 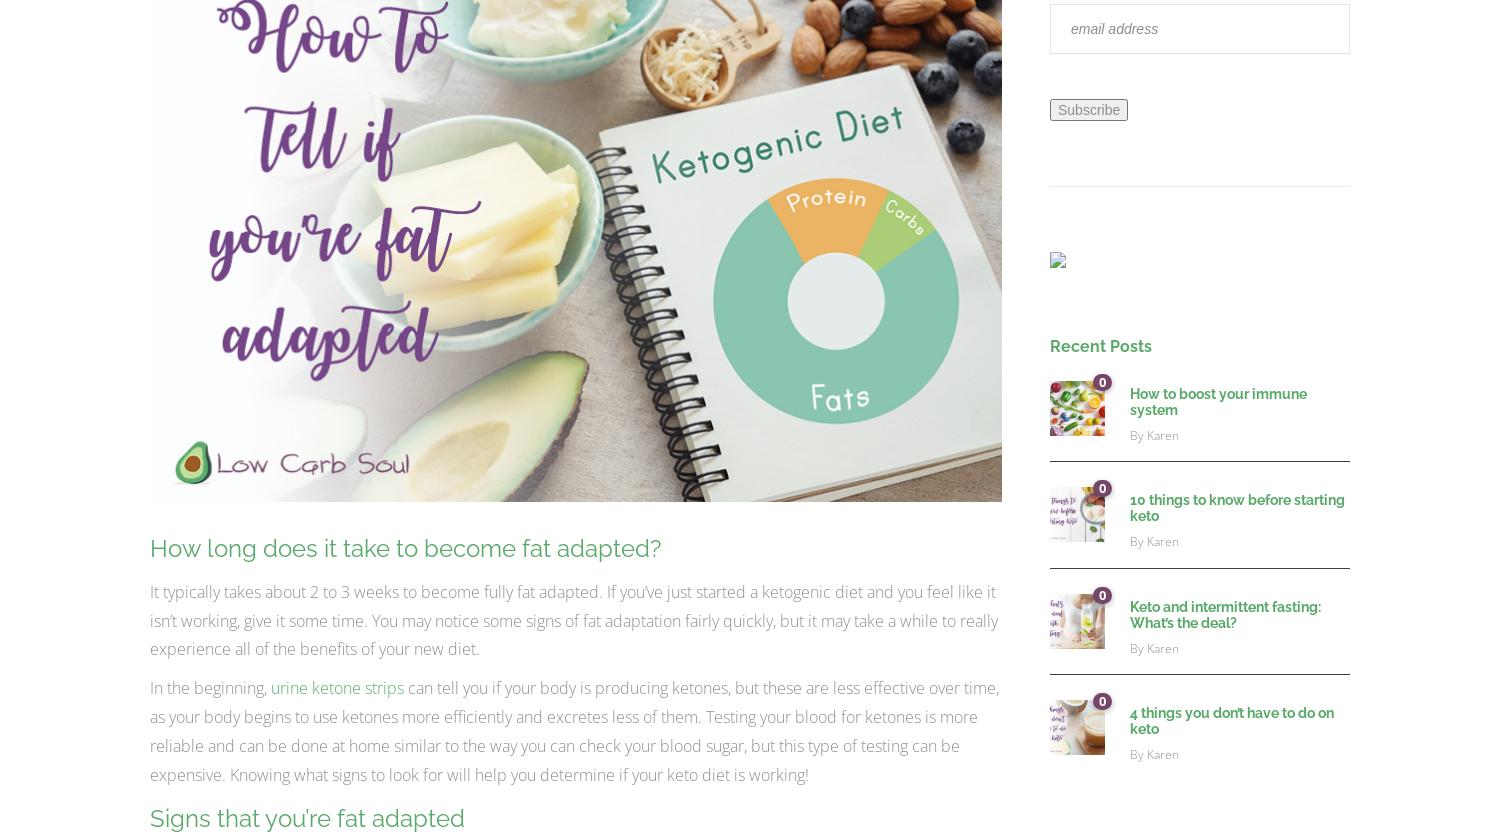 I want to click on 'urine ketone strips', so click(x=336, y=686).